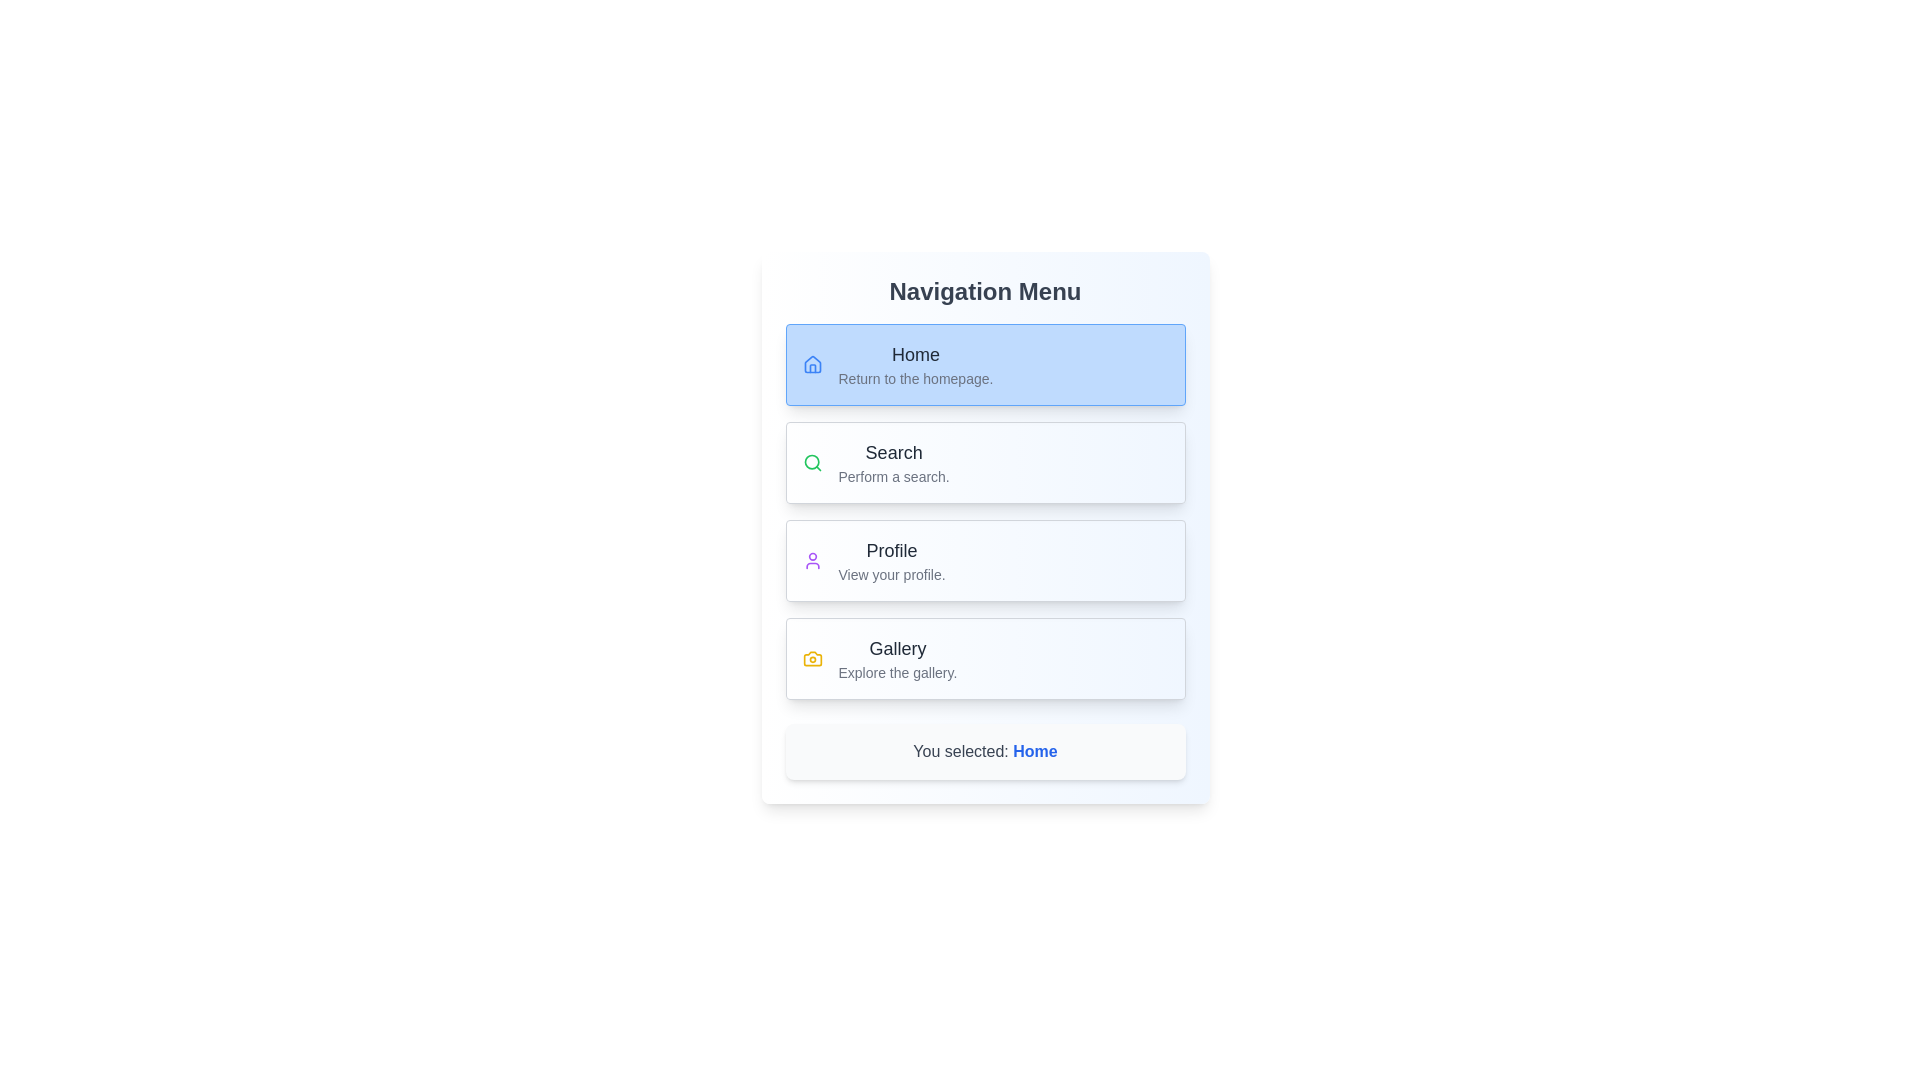 This screenshot has width=1920, height=1080. I want to click on the menu item labeled Home to view its hover effect, so click(985, 365).